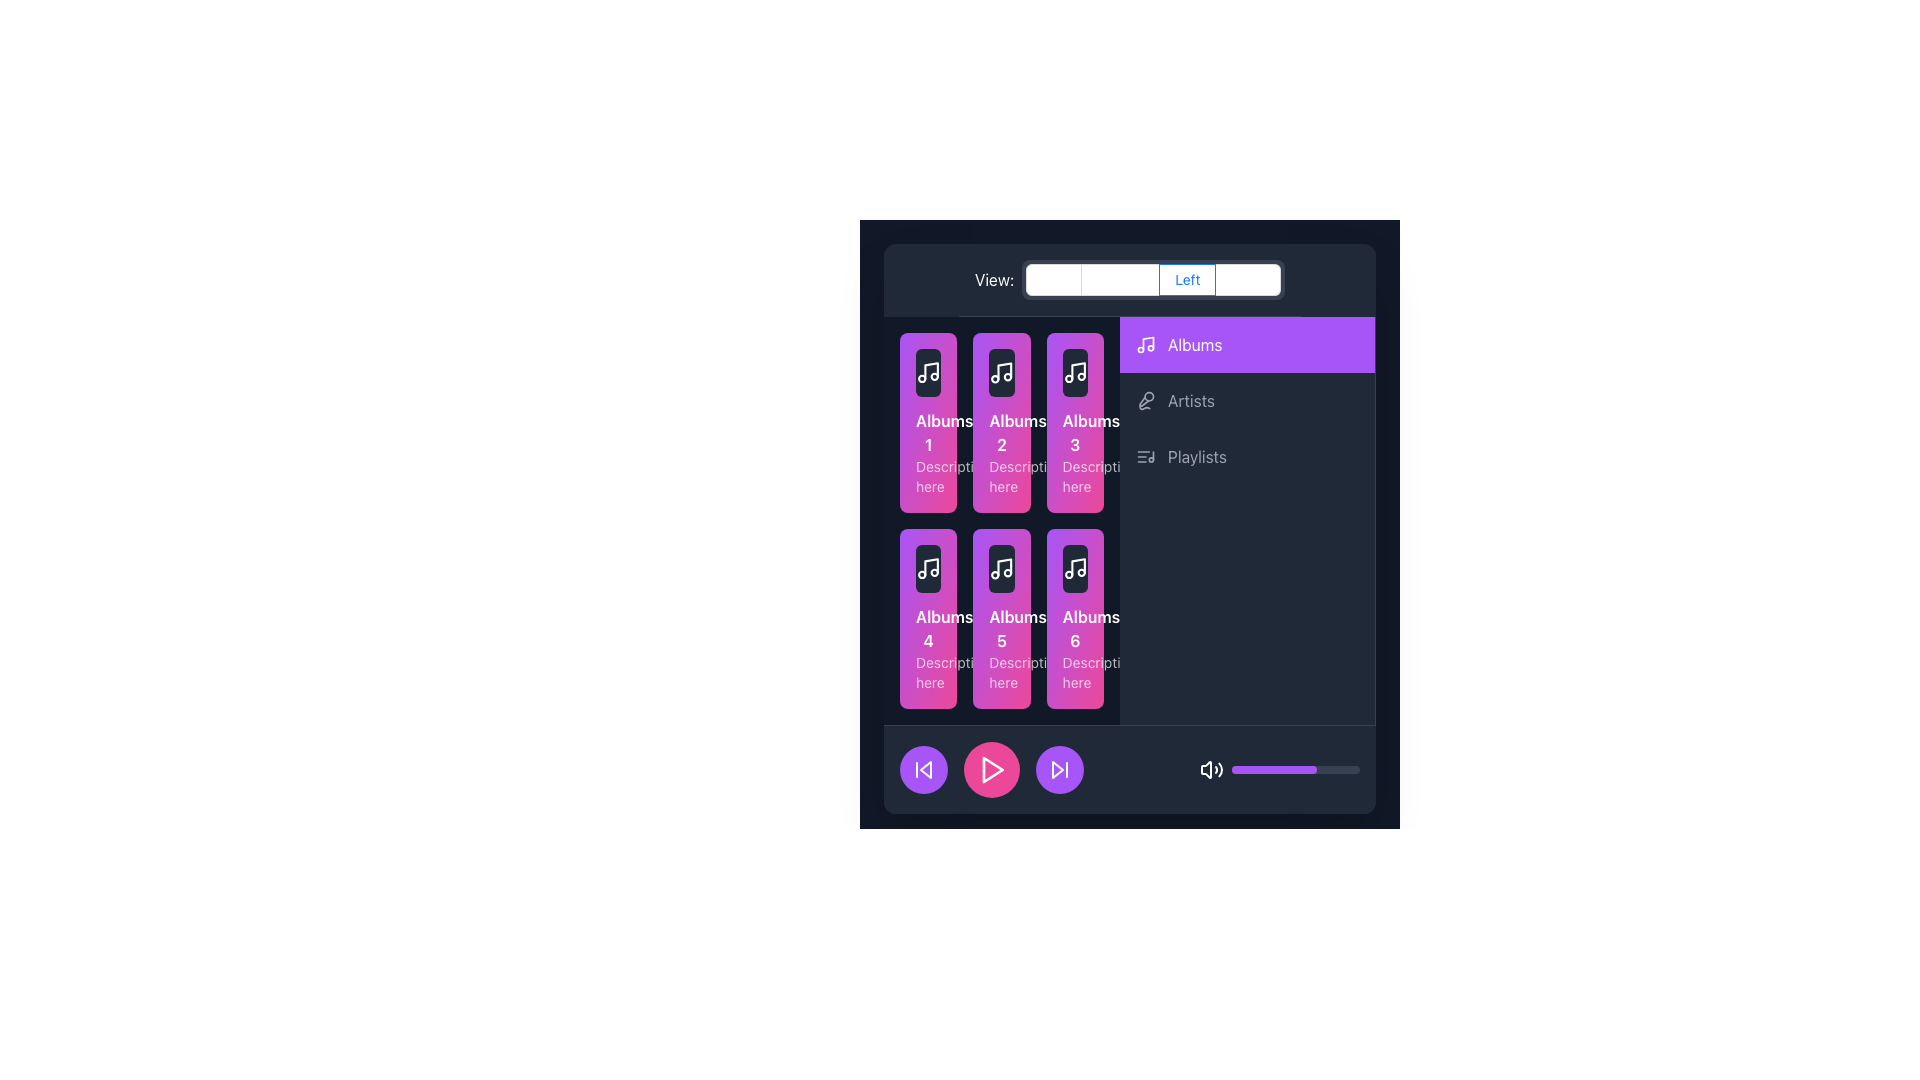  What do you see at coordinates (1187, 280) in the screenshot?
I see `the radio button styled as a button labeled 'Left'` at bounding box center [1187, 280].